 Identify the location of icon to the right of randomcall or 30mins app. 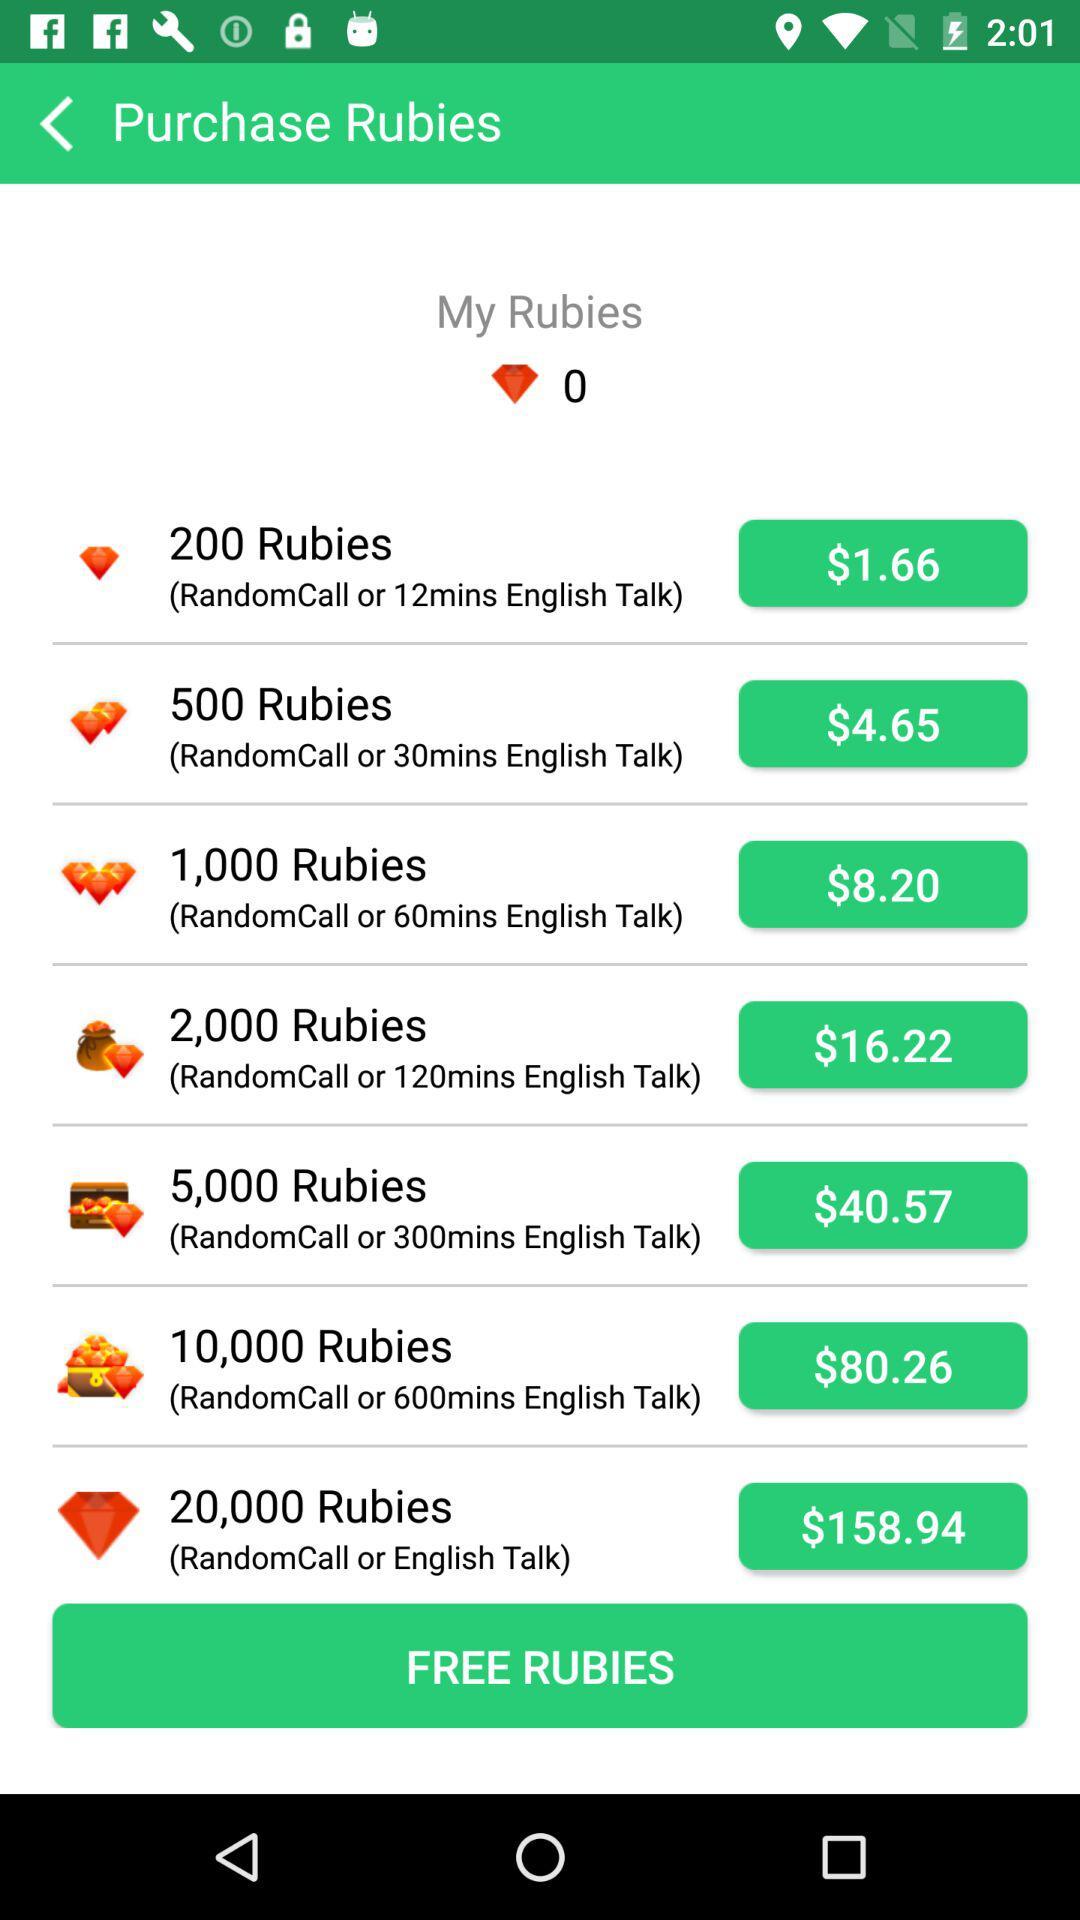
(882, 722).